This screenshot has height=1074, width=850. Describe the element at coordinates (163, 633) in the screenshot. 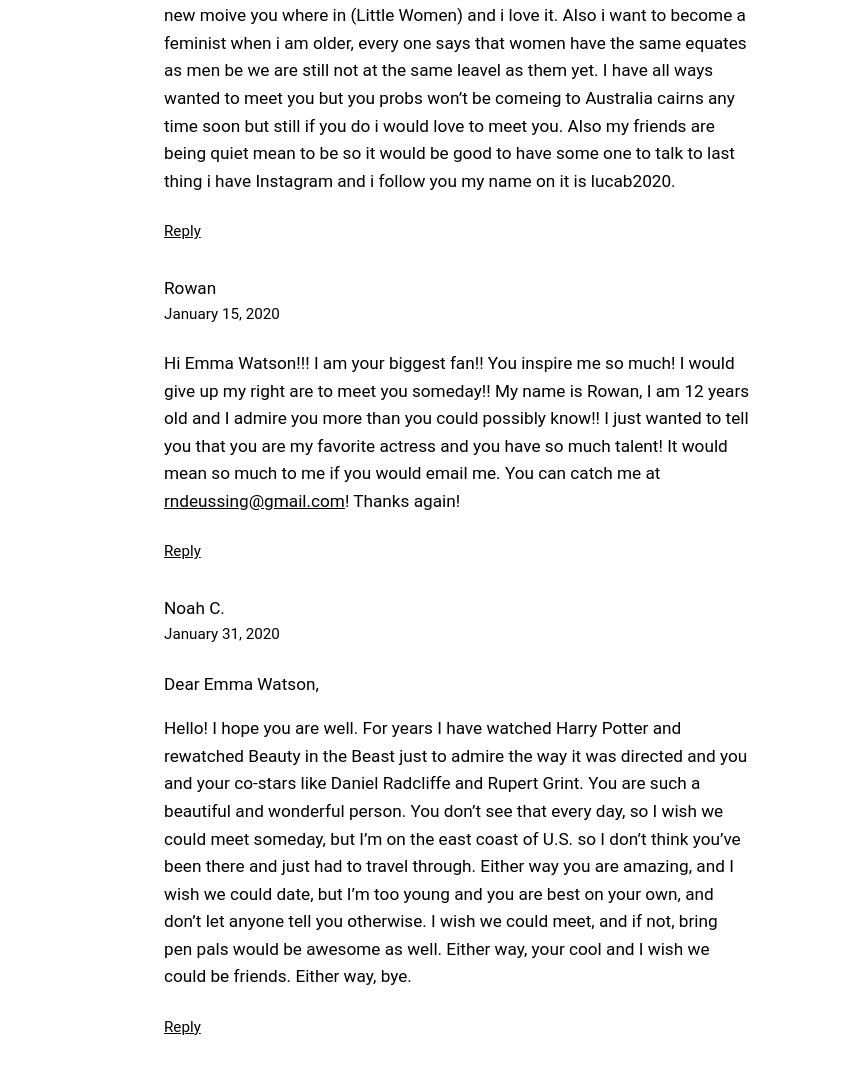

I see `'January 31, 2020'` at that location.